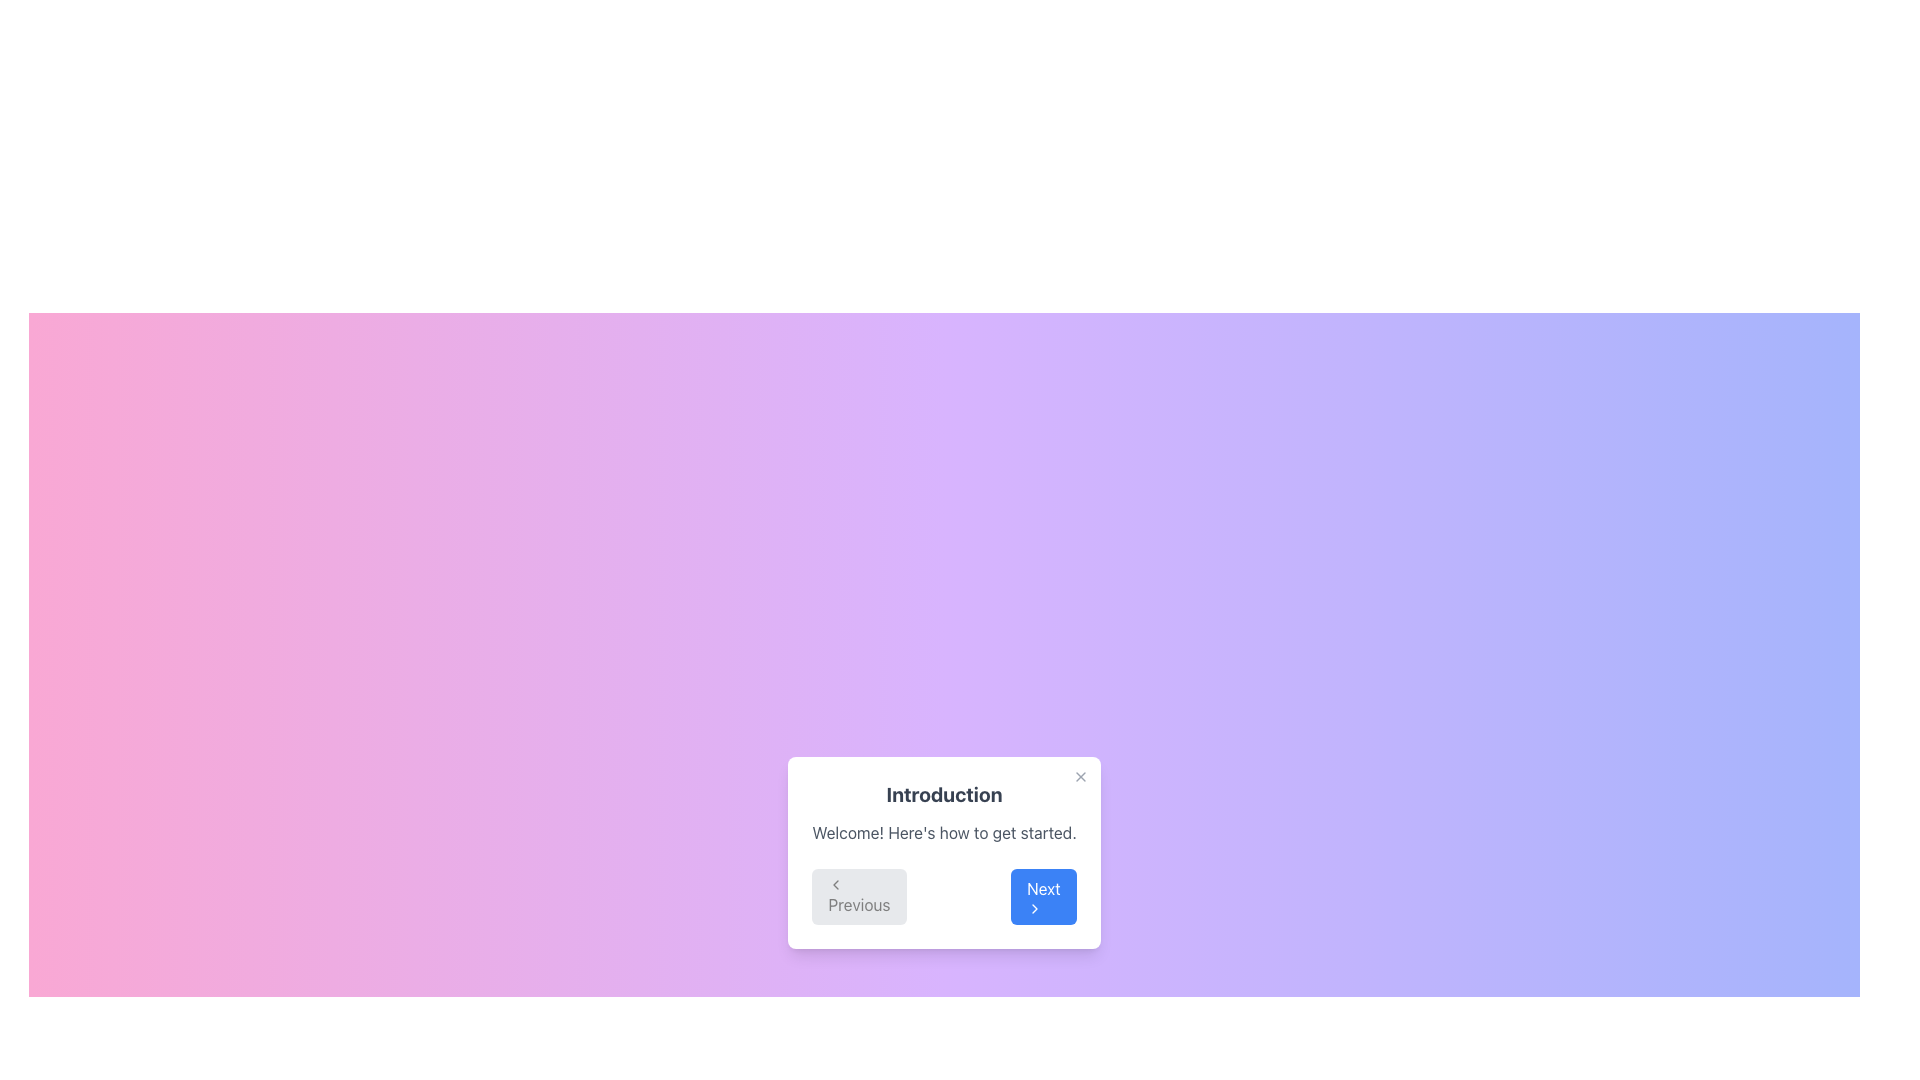 This screenshot has height=1080, width=1920. I want to click on the 'Next' button located at the bottom of the white card with rounded corners, which contains the title 'Introduction' and allows navigation to the next step, so click(943, 896).